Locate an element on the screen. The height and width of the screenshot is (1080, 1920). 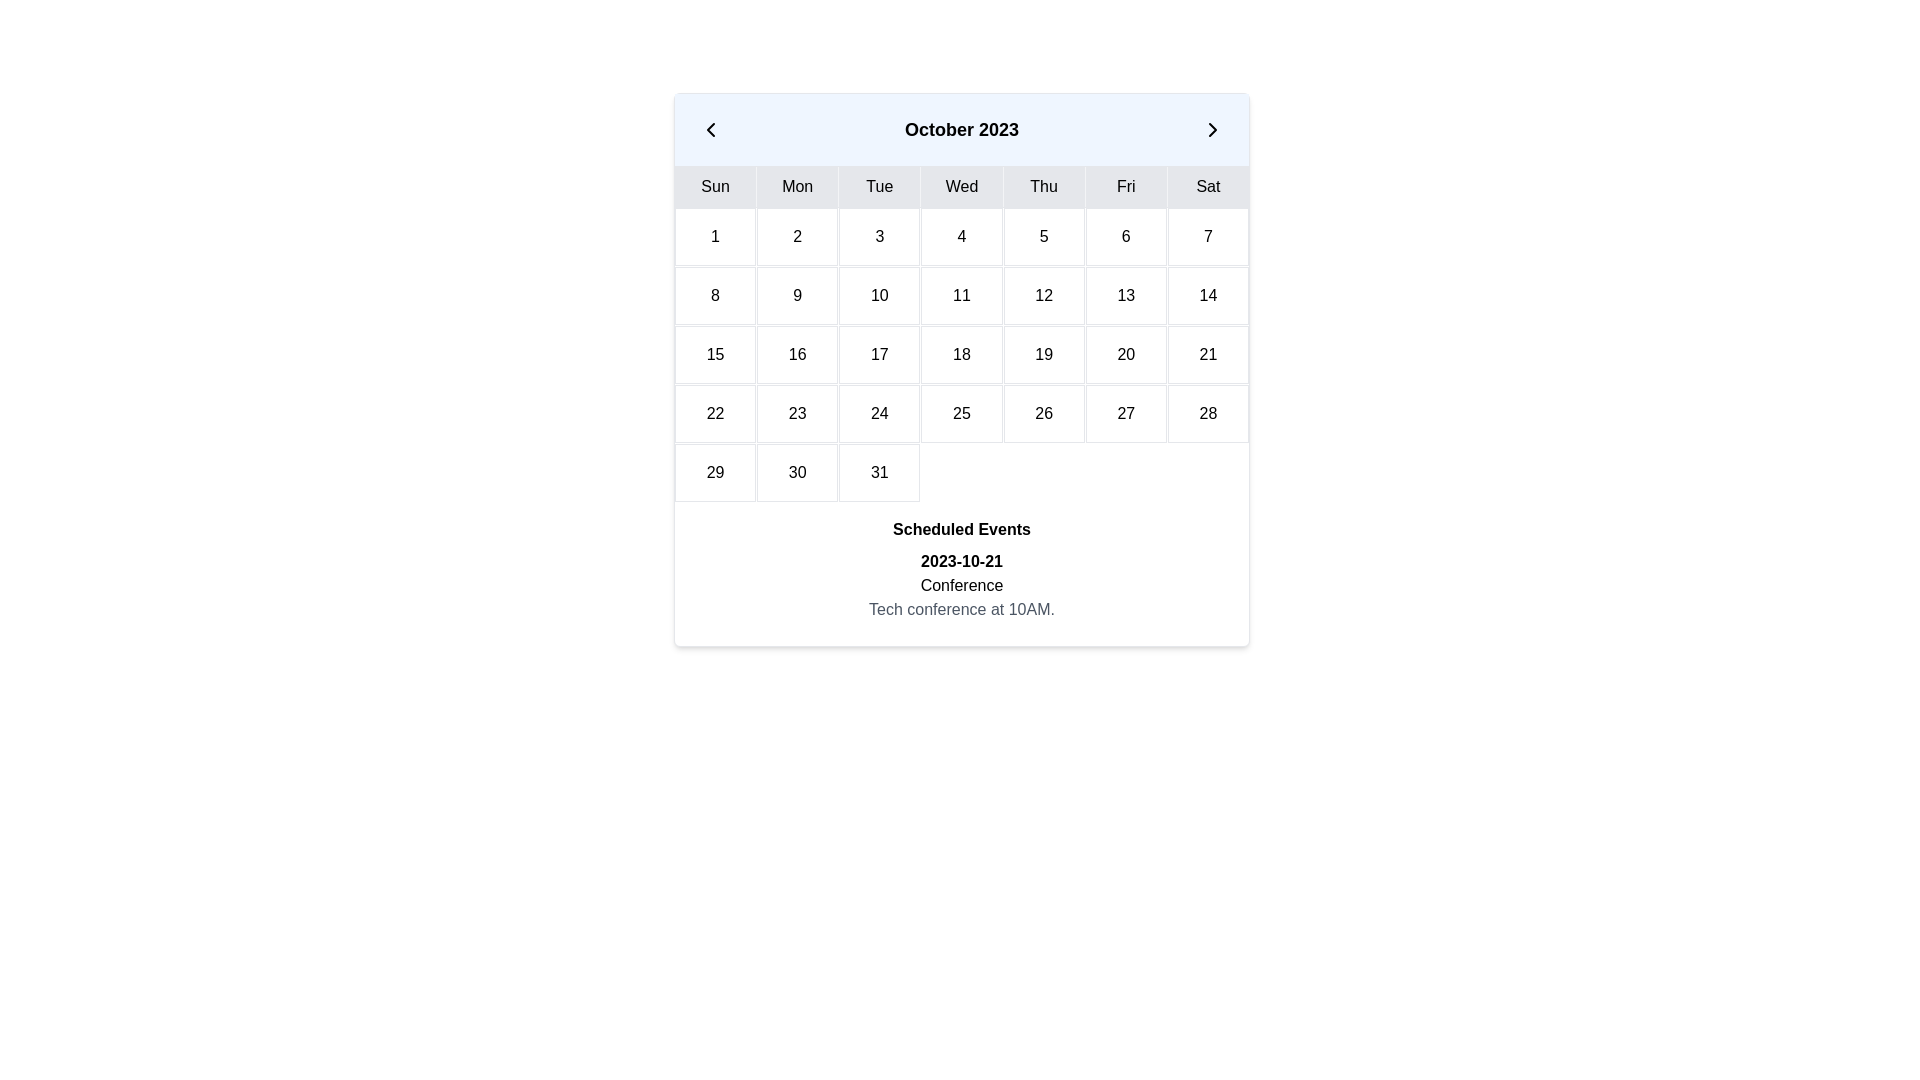
the calendar cell containing the date '2', which is a square-shaped element with a white background and black font, located in the second column of the calendar grid is located at coordinates (796, 235).